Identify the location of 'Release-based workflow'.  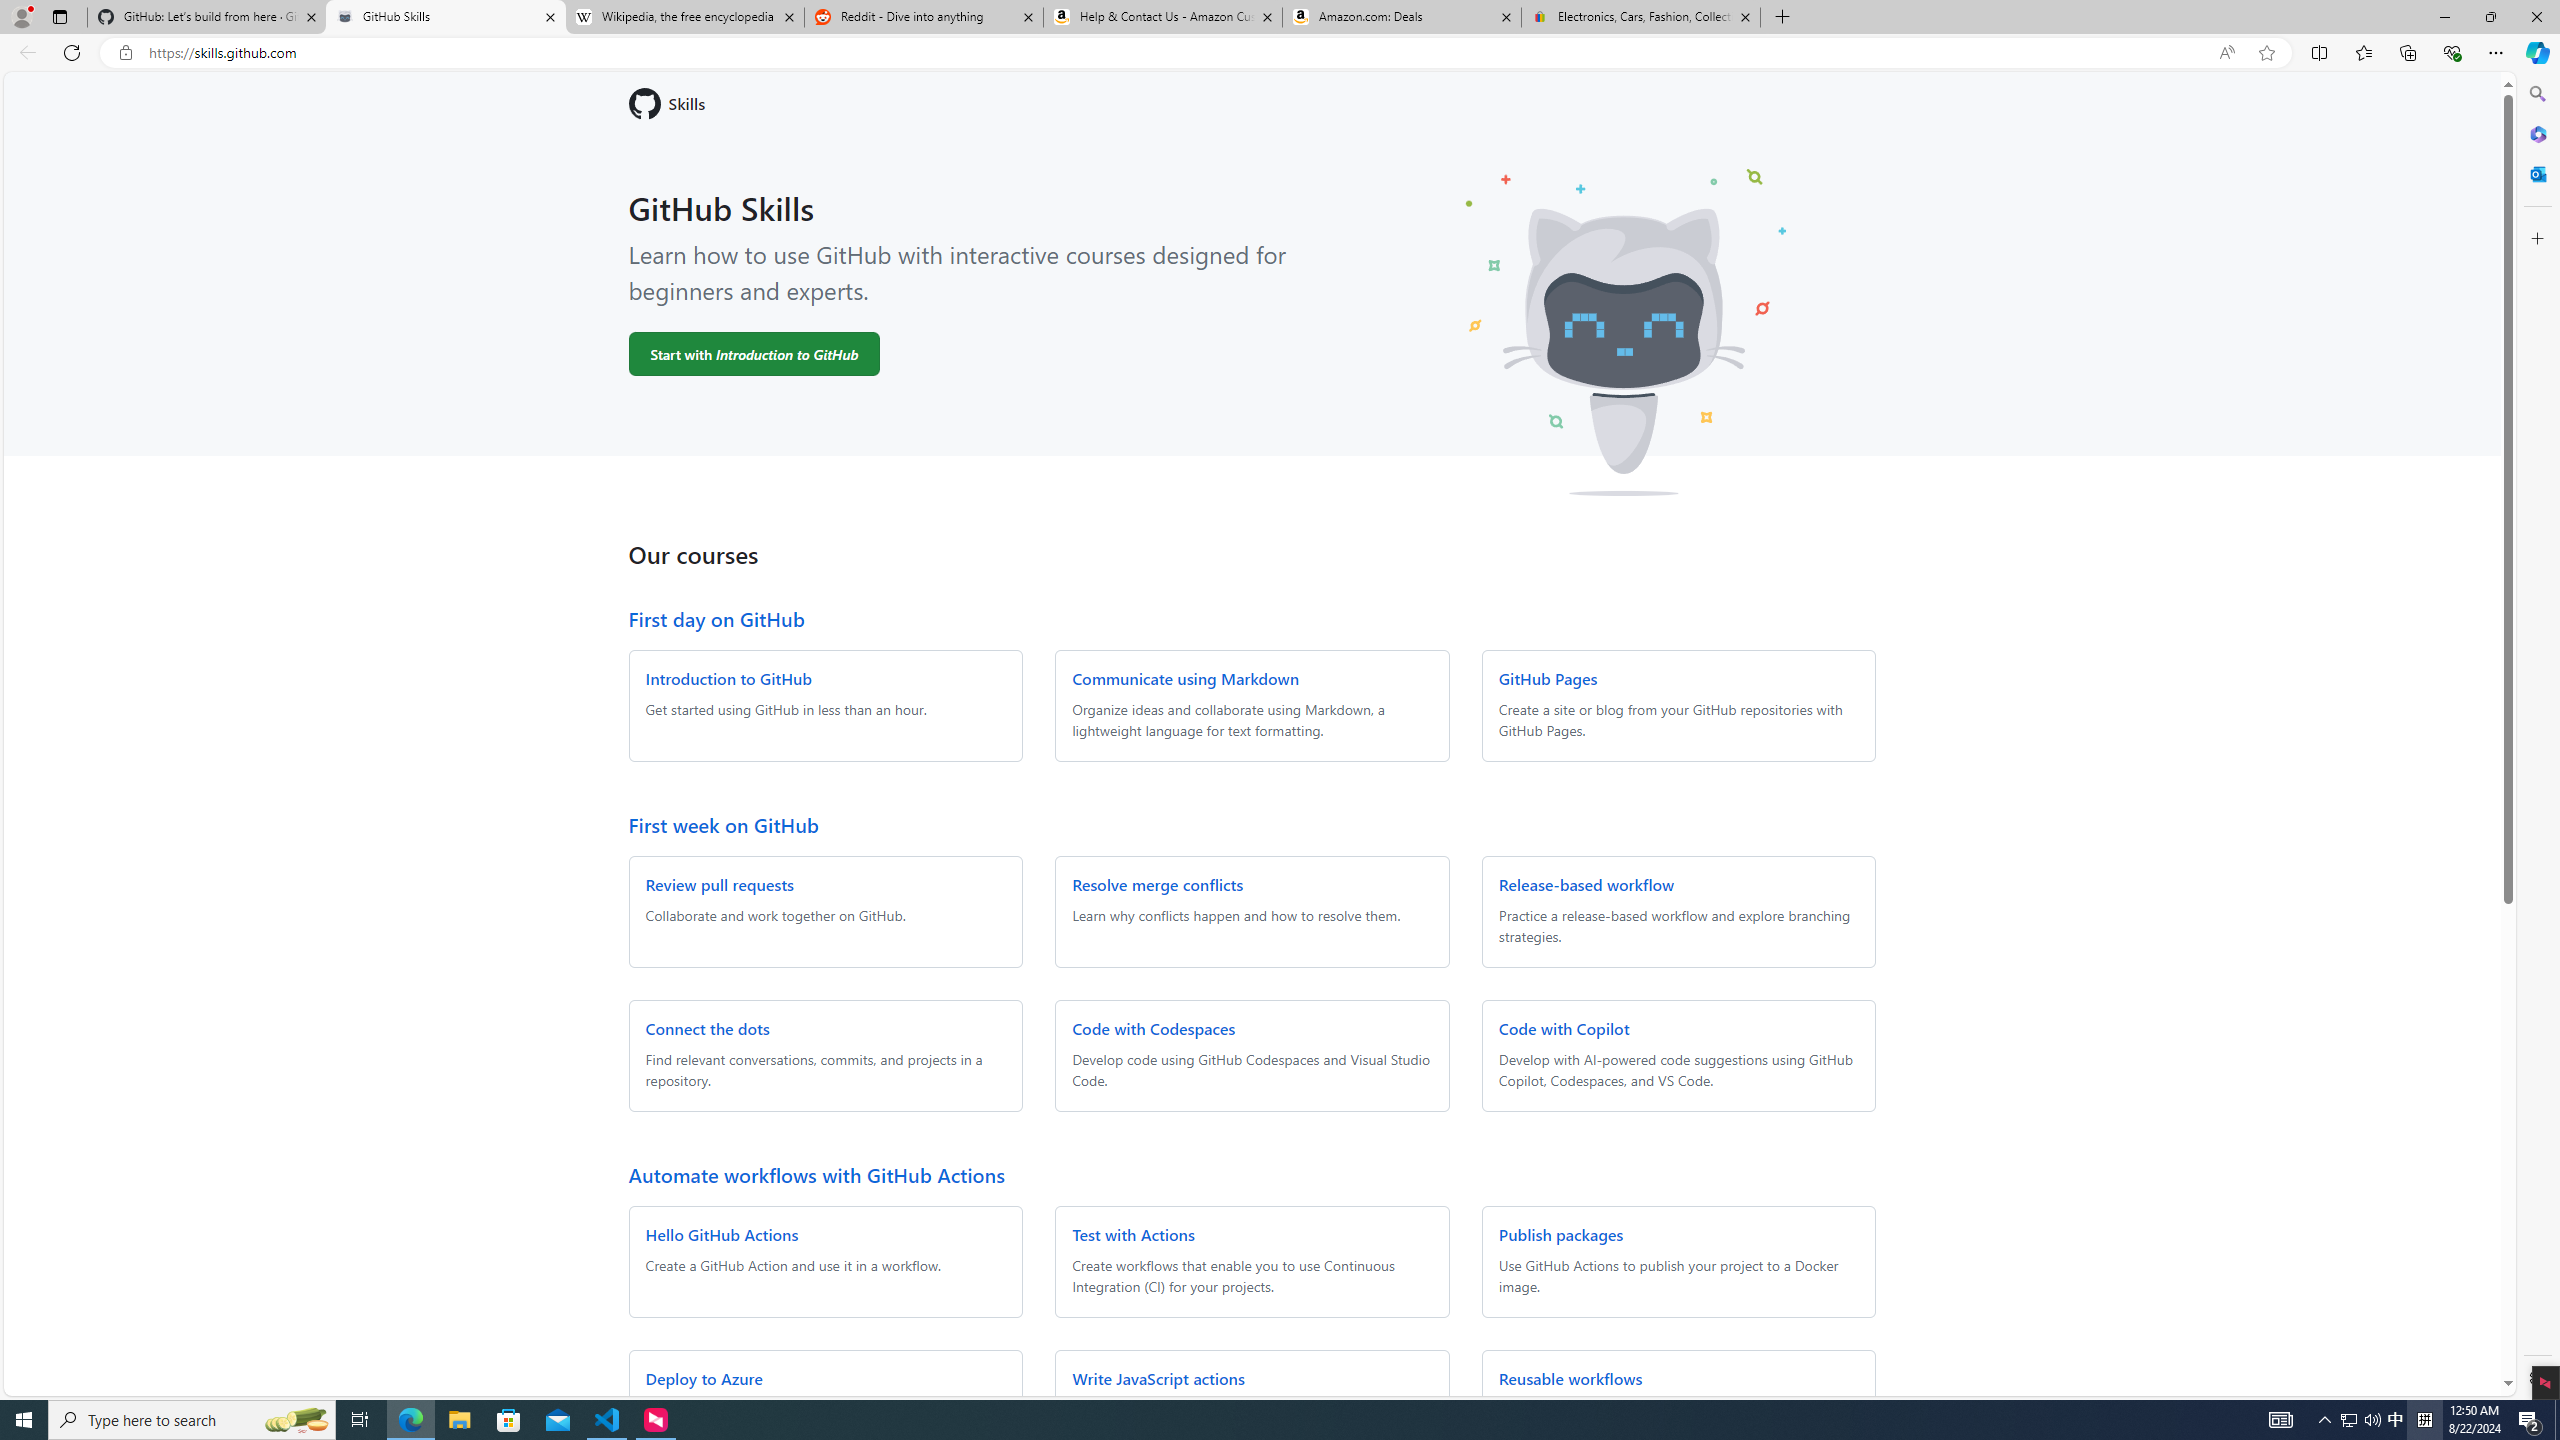
(1585, 884).